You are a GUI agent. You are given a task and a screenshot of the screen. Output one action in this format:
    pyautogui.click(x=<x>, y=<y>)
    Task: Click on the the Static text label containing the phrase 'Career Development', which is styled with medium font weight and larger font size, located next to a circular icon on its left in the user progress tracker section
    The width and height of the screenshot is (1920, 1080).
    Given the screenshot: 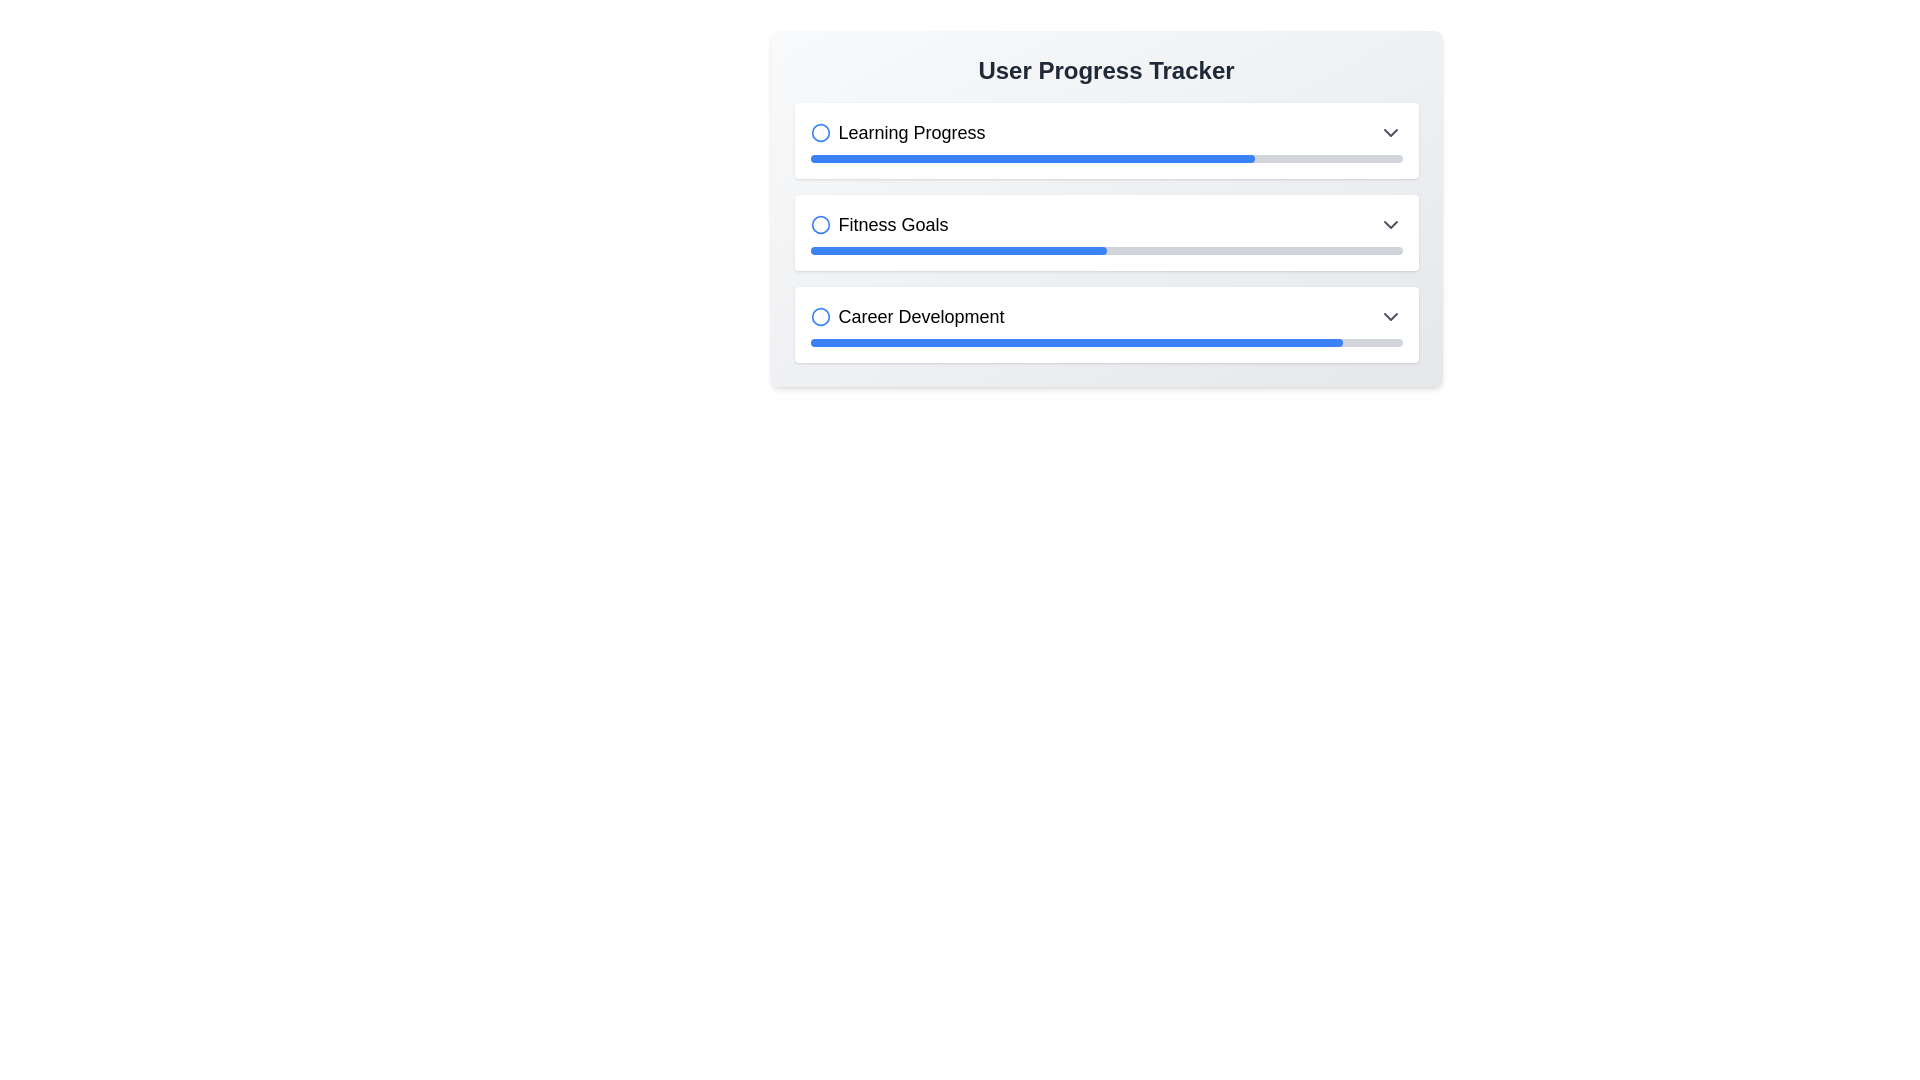 What is the action you would take?
    pyautogui.click(x=920, y=315)
    